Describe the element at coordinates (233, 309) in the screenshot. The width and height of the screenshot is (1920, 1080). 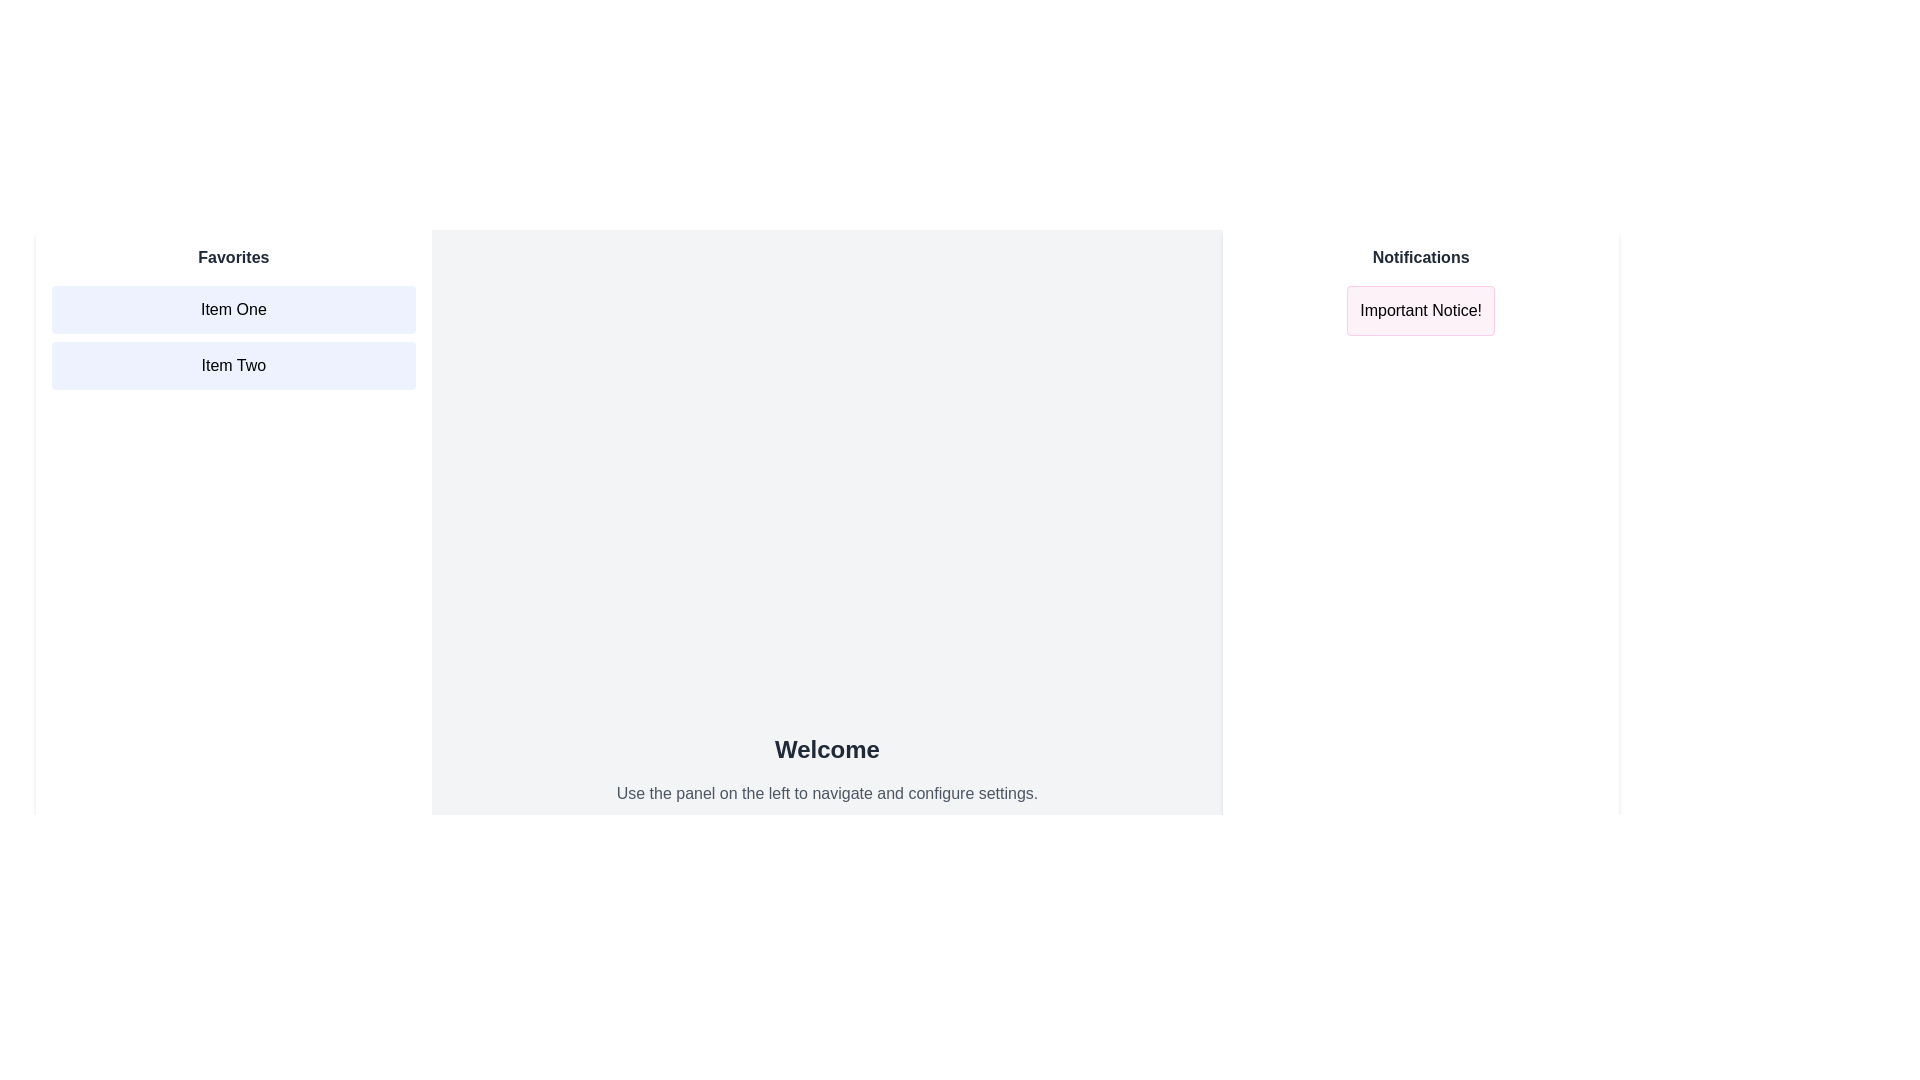
I see `the List item with light indigo background and text 'Item One' centered in black font` at that location.